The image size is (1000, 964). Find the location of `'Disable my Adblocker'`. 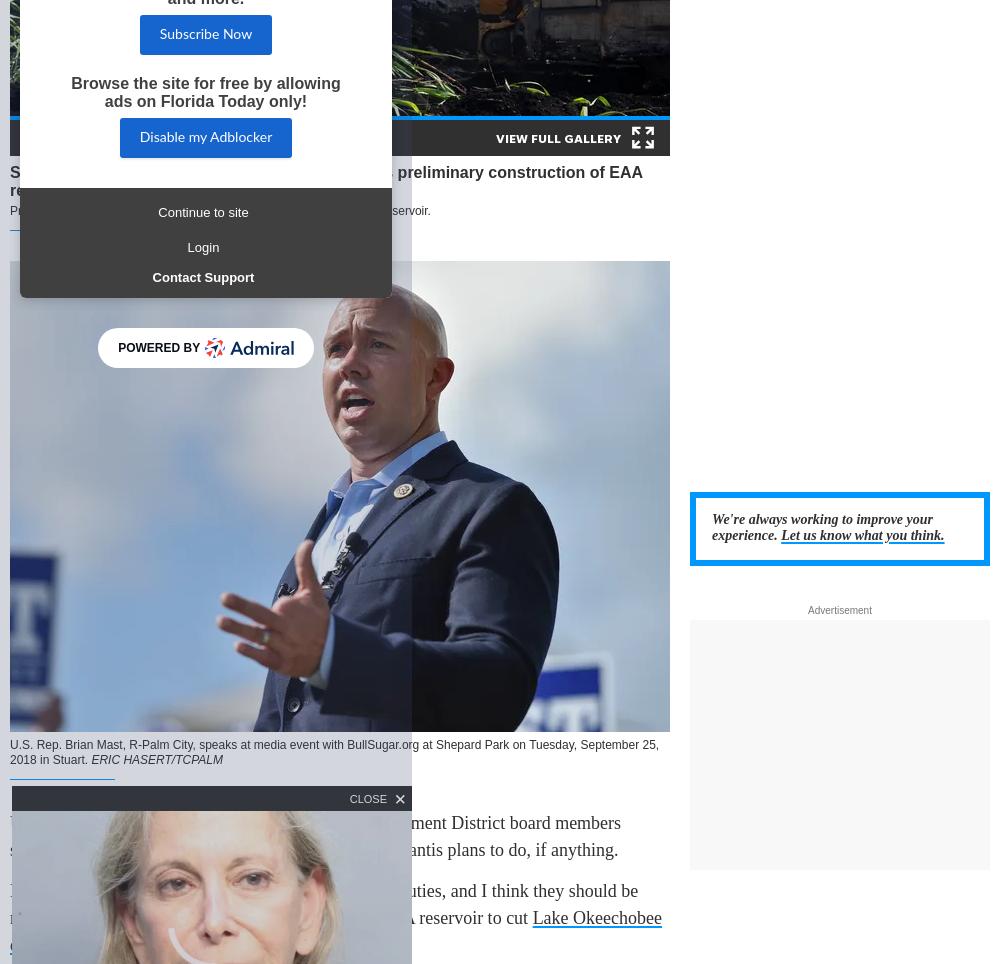

'Disable my Adblocker' is located at coordinates (139, 136).